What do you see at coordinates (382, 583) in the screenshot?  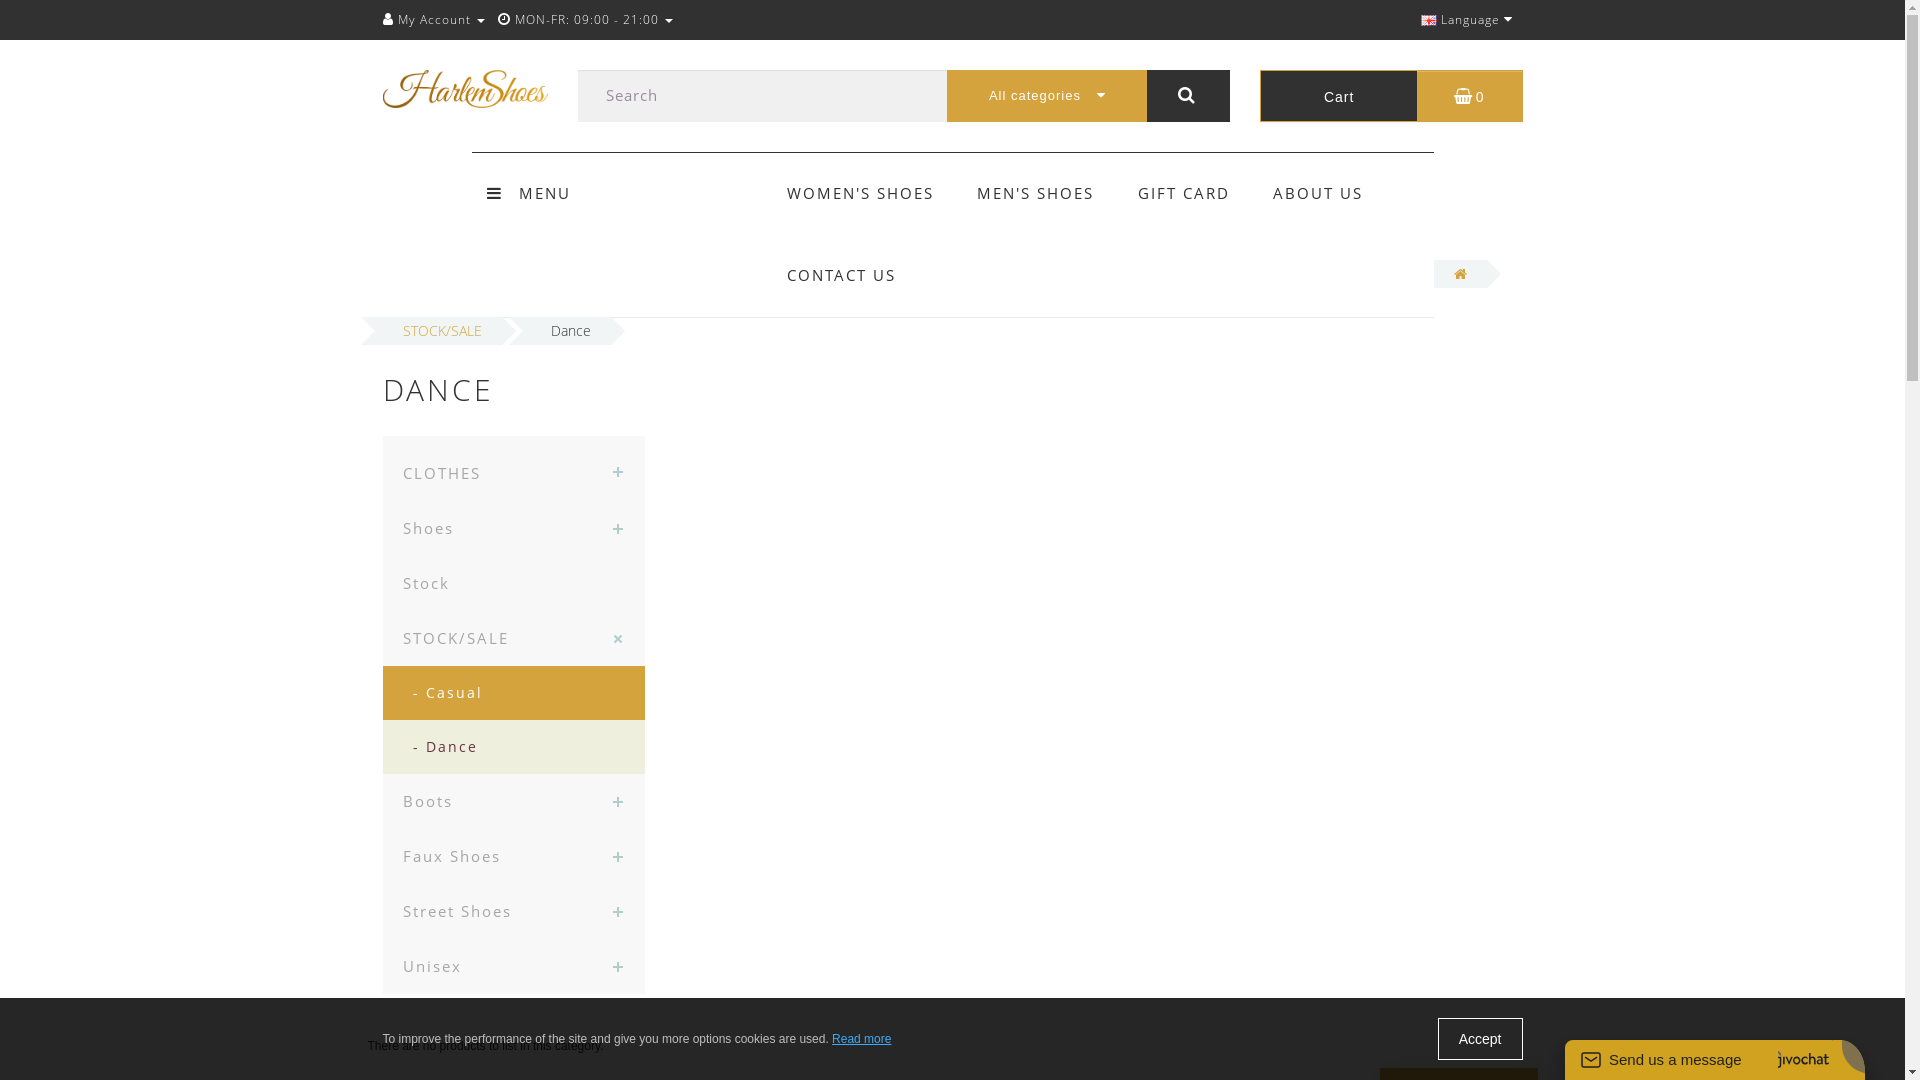 I see `'Stock'` at bounding box center [382, 583].